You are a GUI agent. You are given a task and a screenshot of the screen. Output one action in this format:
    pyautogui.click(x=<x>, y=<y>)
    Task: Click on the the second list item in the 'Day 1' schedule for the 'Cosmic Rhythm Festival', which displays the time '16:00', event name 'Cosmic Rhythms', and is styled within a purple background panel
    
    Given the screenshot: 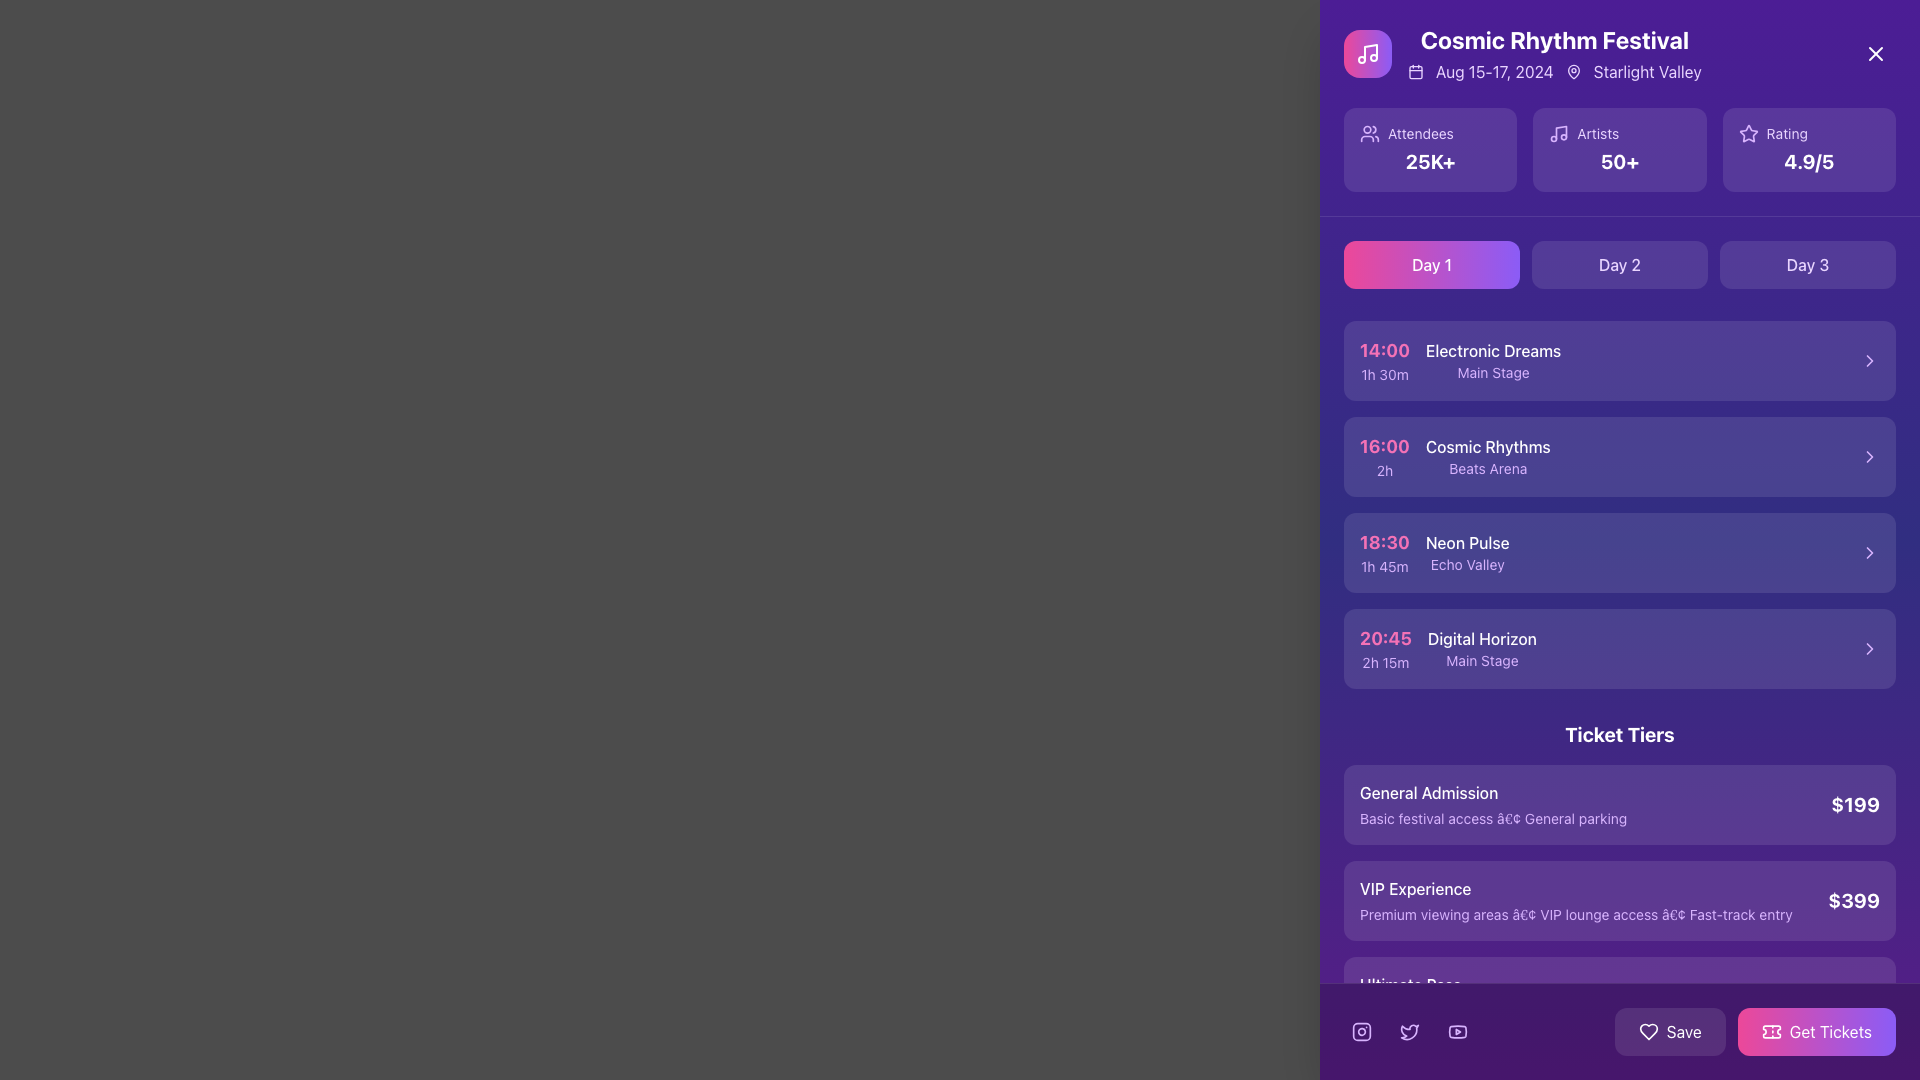 What is the action you would take?
    pyautogui.click(x=1455, y=456)
    